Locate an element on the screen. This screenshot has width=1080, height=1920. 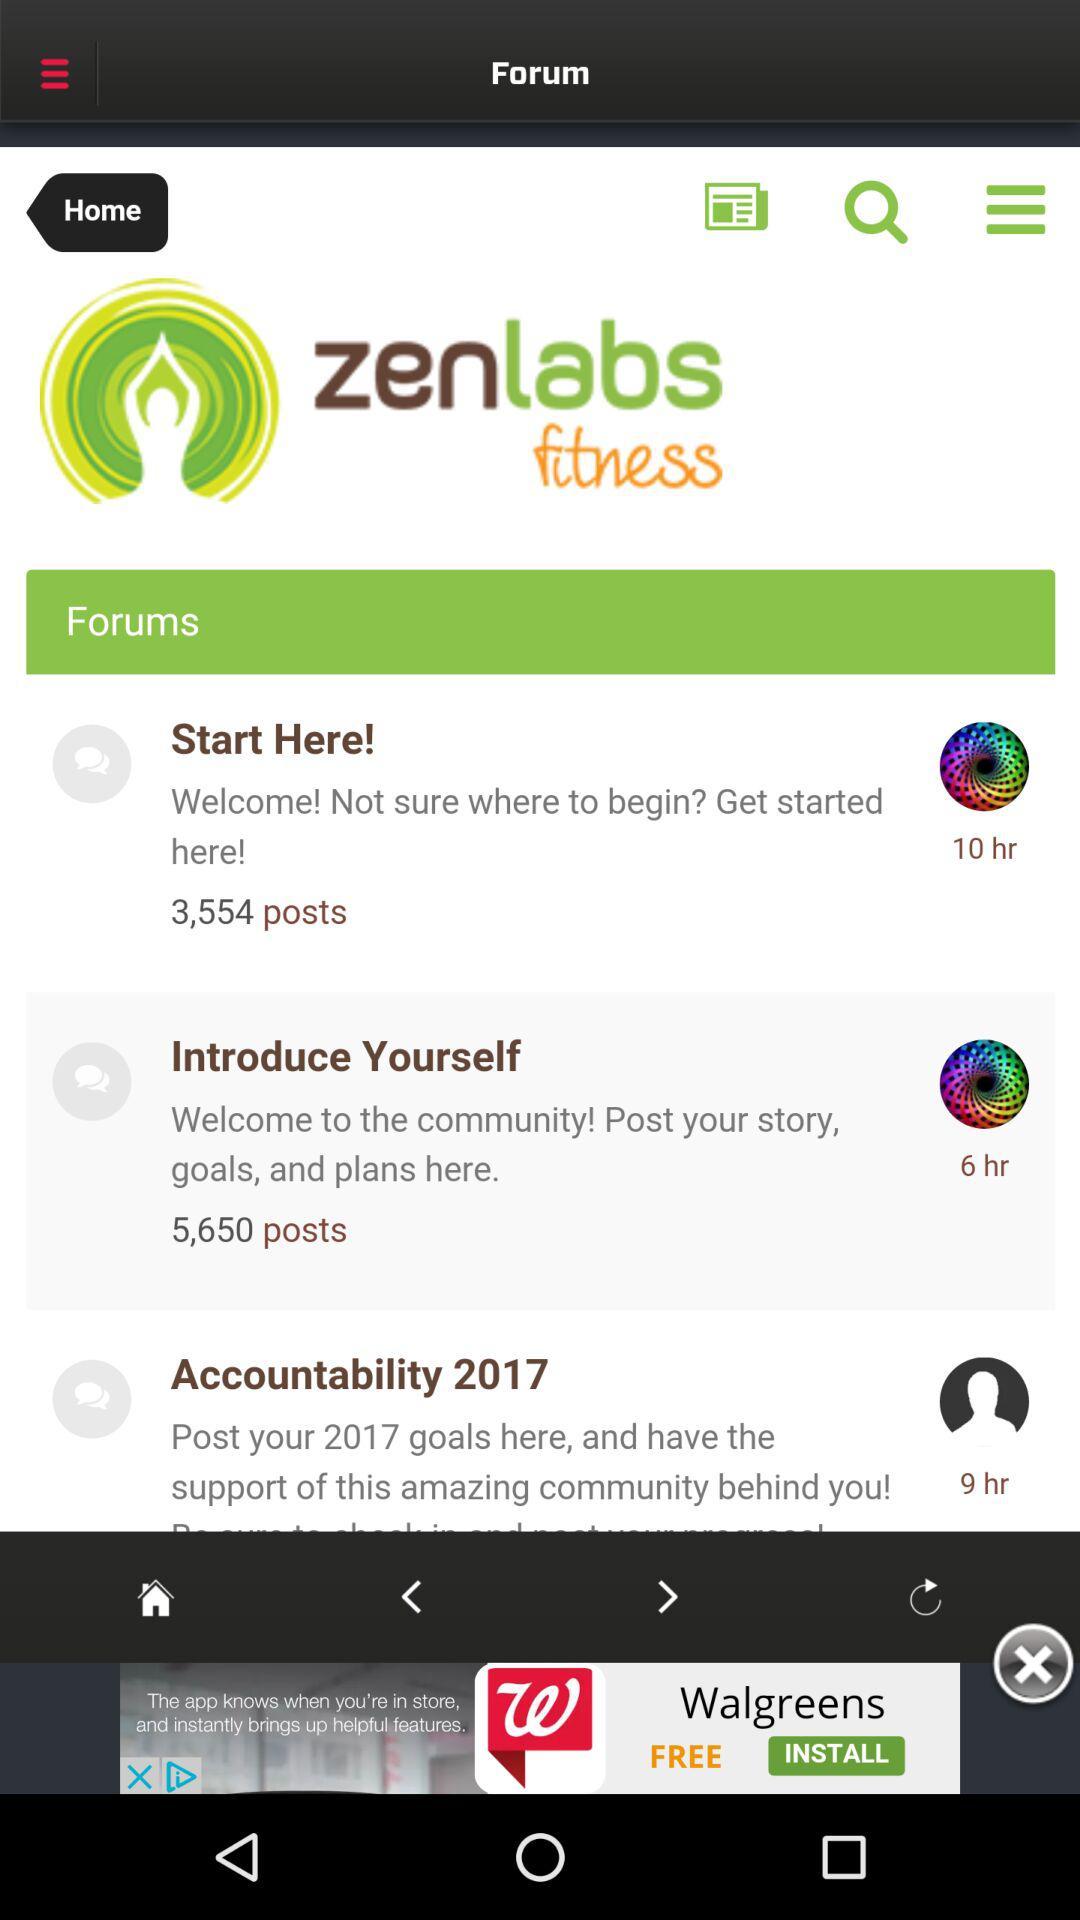
walgreens add to install the free app is located at coordinates (540, 1727).